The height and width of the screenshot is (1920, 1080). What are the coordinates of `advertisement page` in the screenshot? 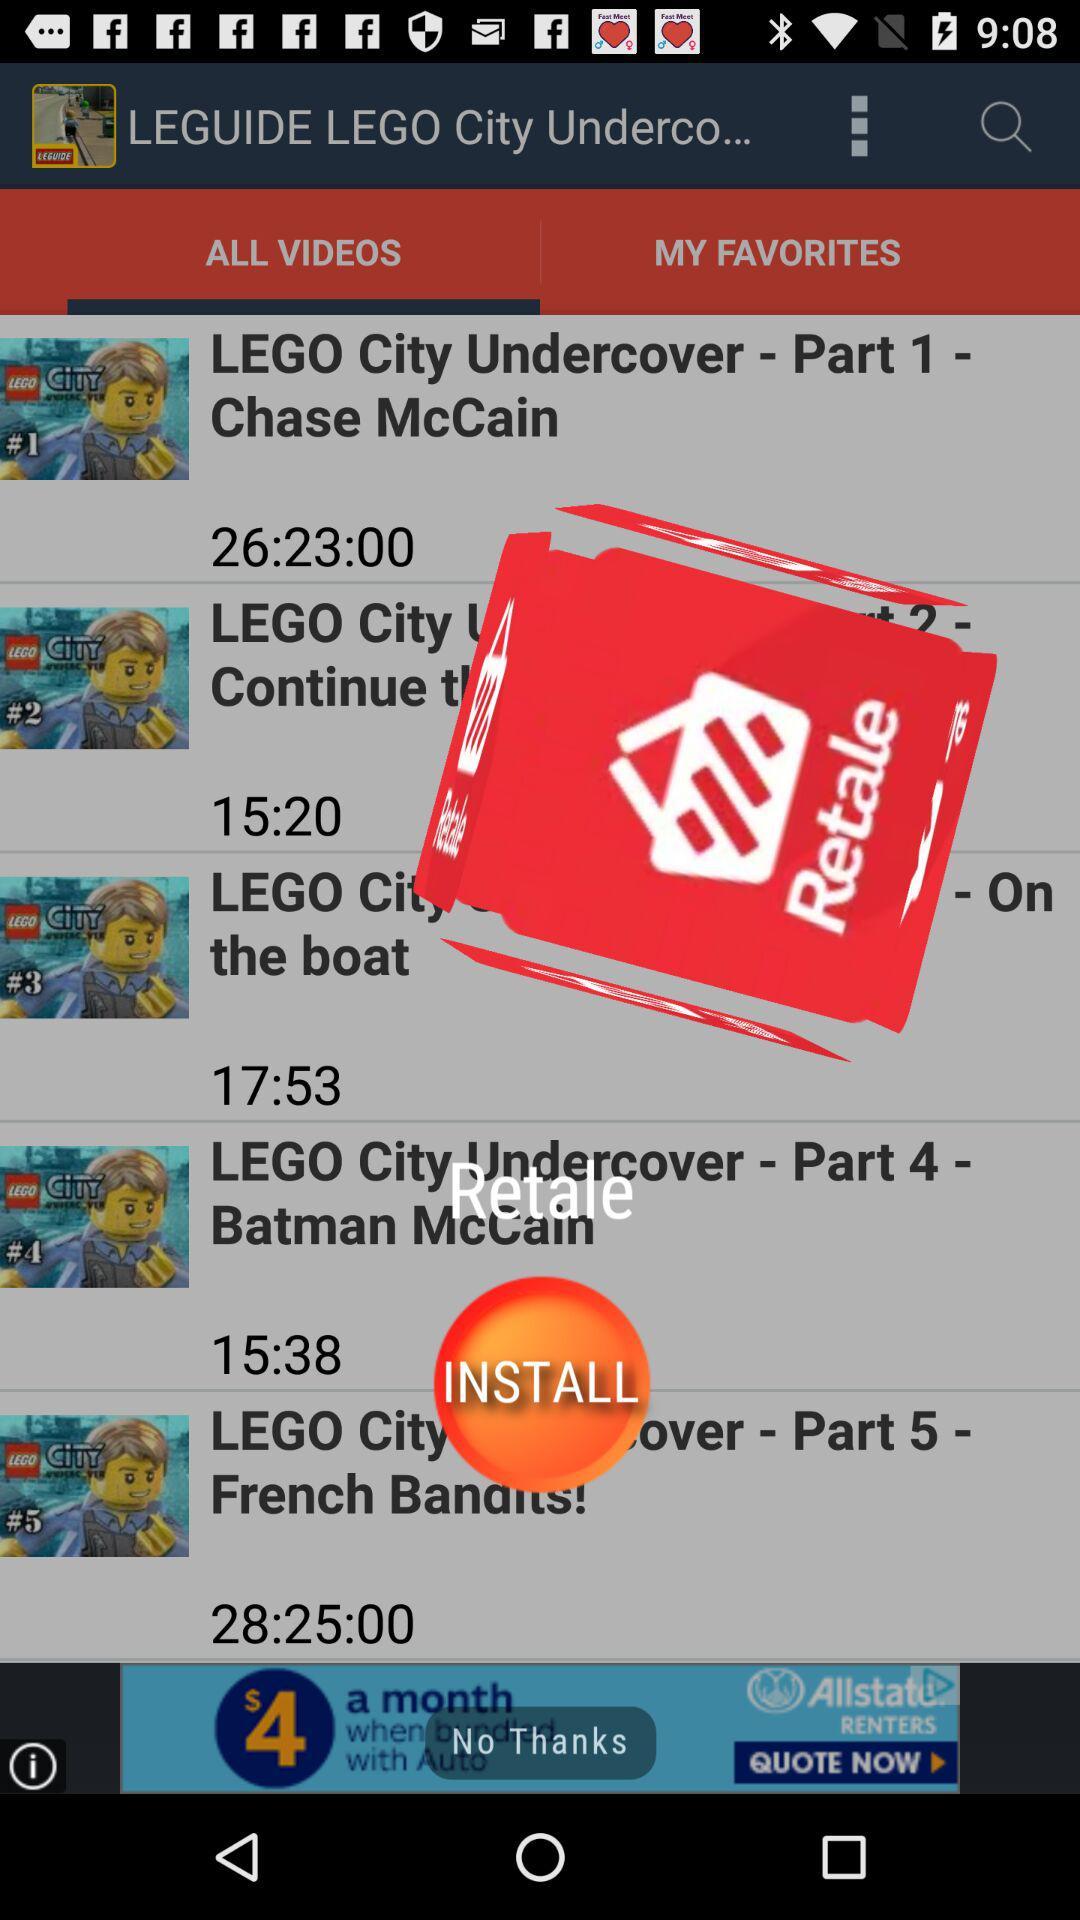 It's located at (540, 1727).